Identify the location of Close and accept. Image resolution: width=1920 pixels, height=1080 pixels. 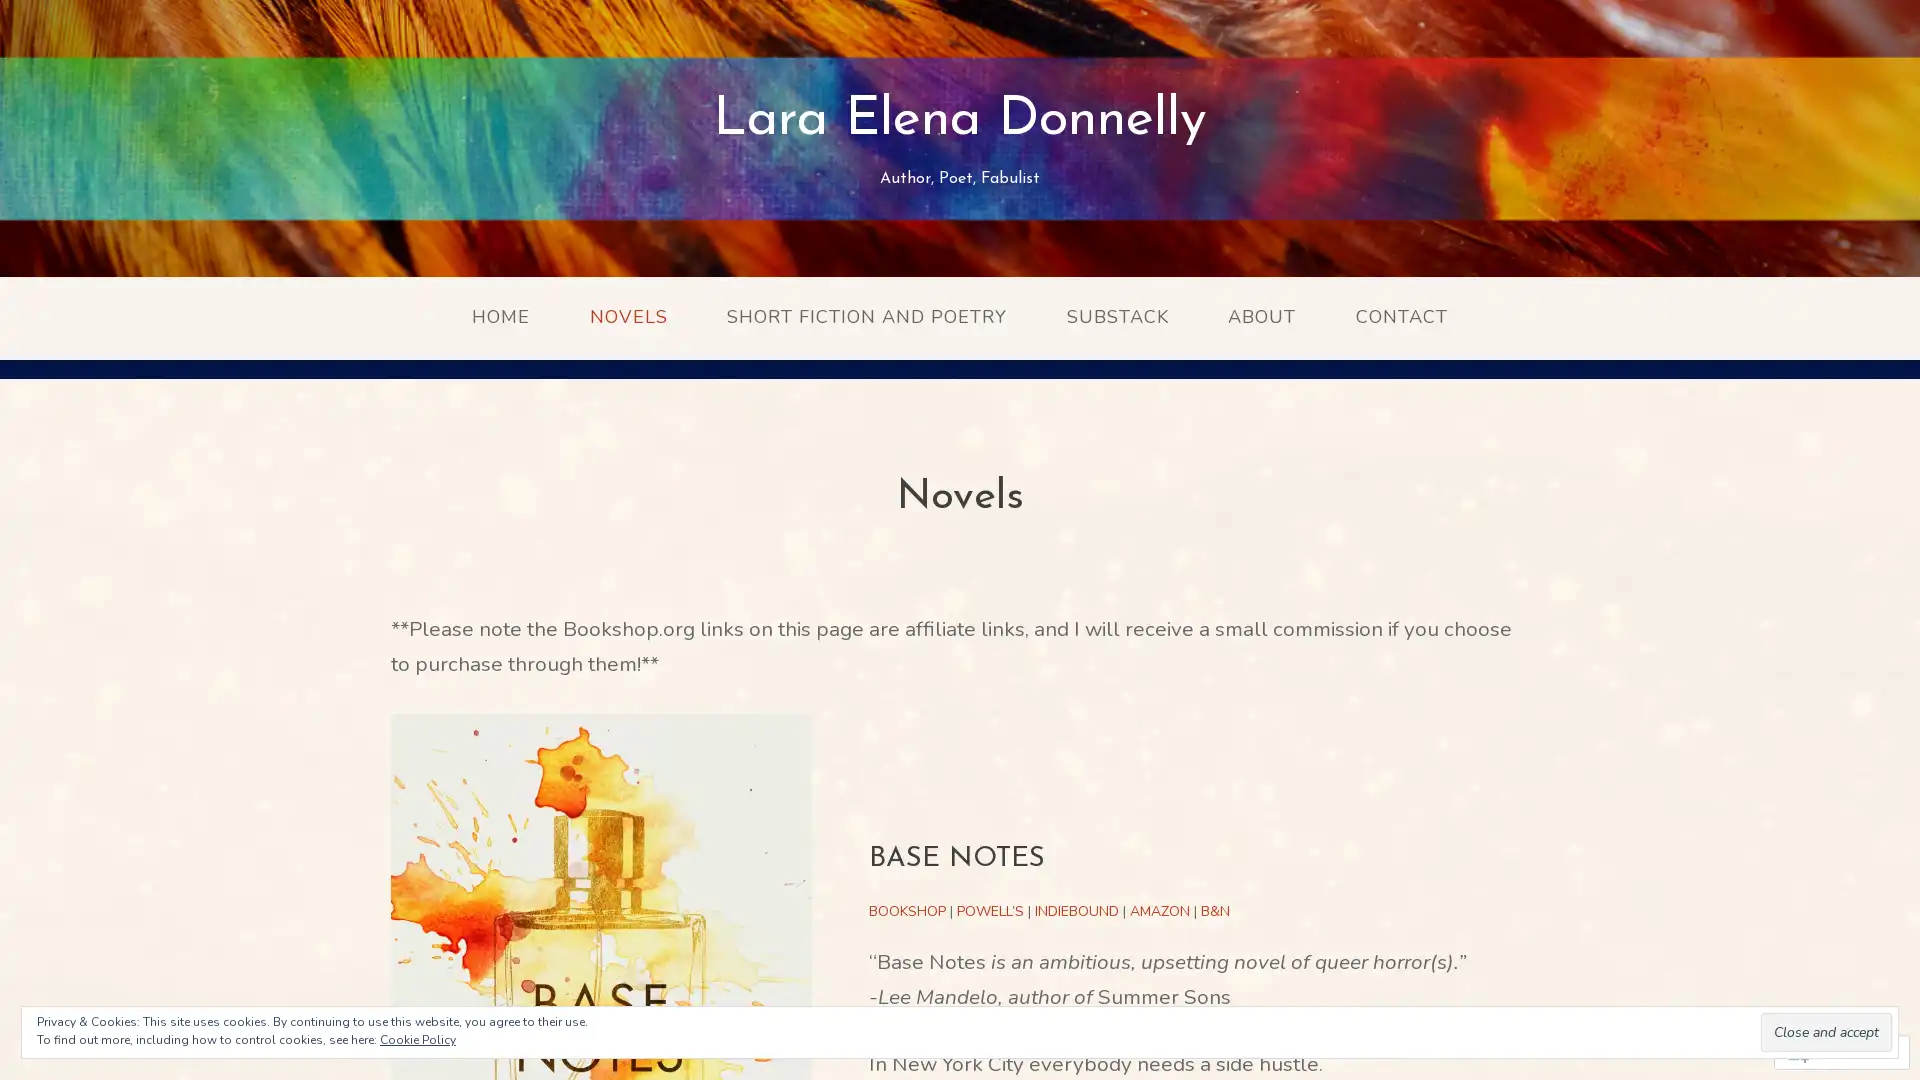
(1826, 1032).